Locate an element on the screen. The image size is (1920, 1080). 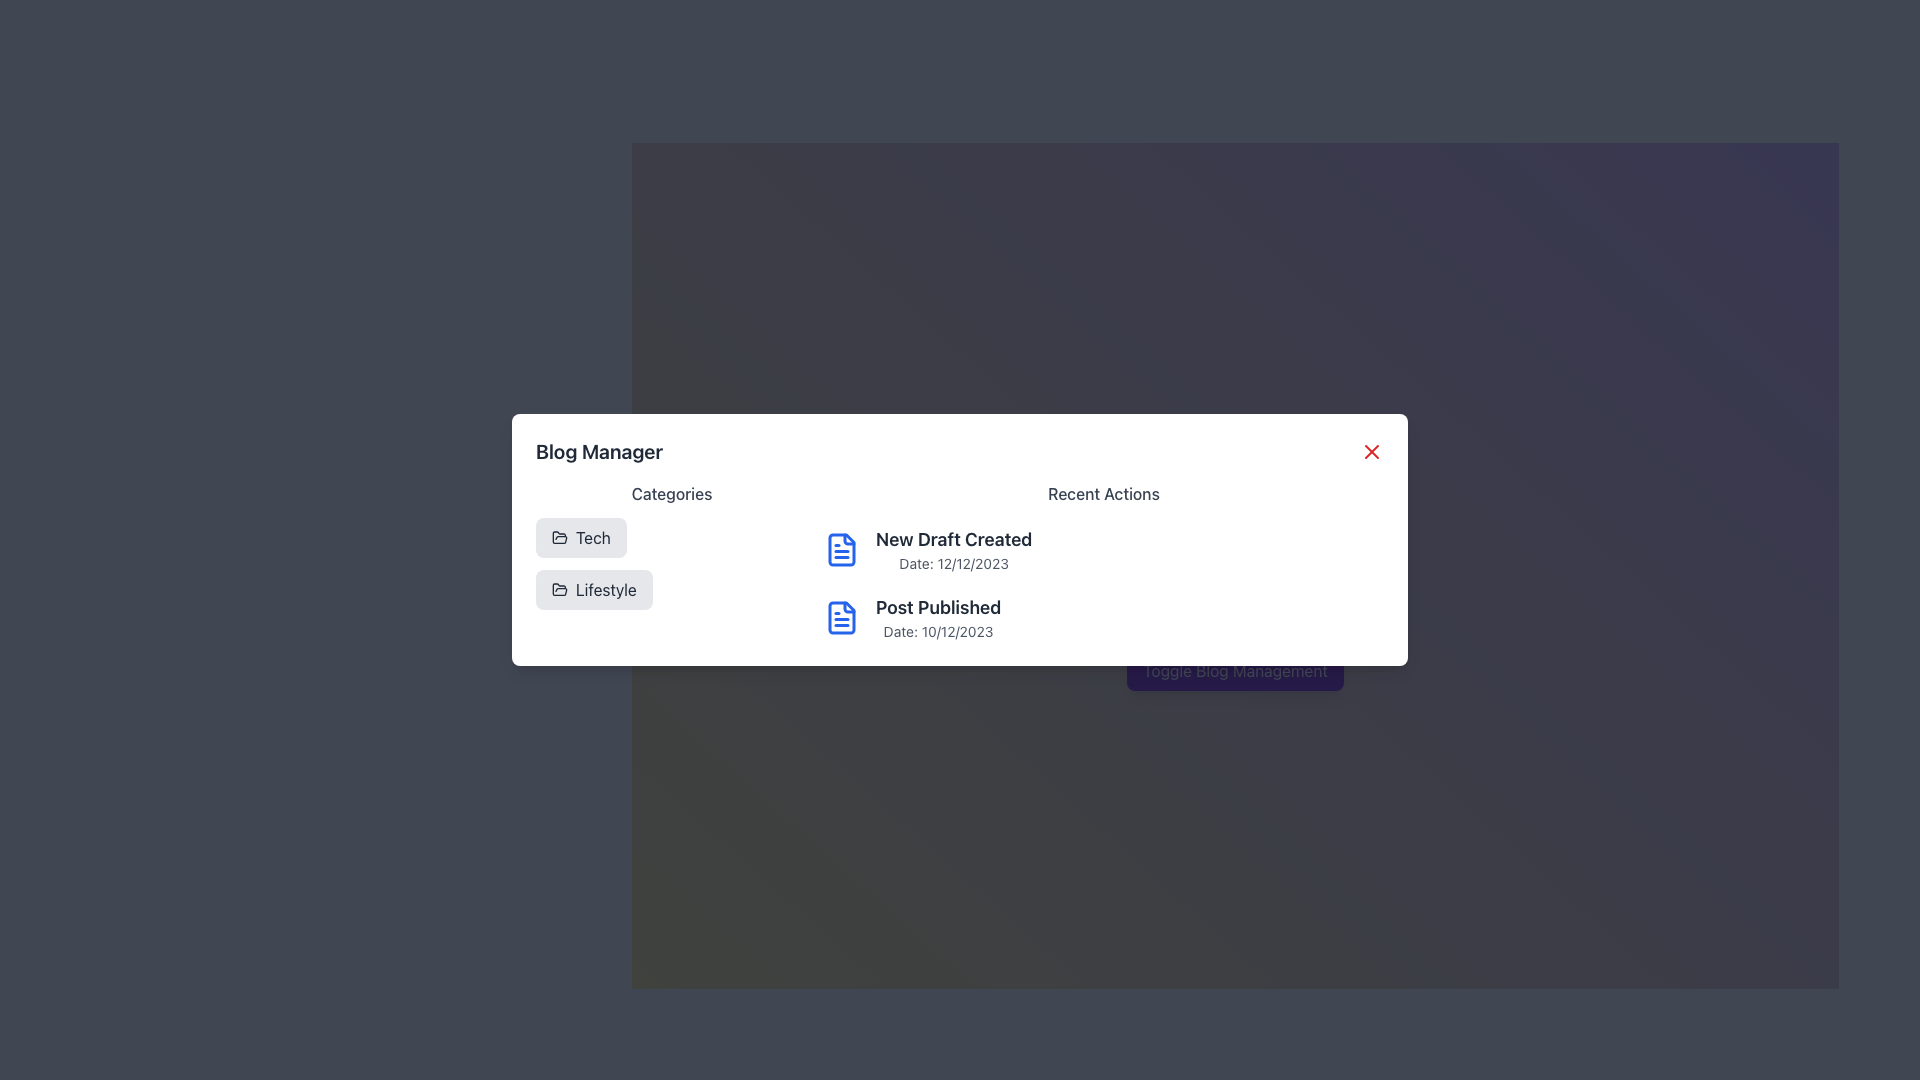
the blue-colored document icon with a thin outline and rounded corners located to the left of the text 'New Draft Created' in the 'Recent Actions' section of the 'Blog Manager' dialog box is located at coordinates (841, 550).